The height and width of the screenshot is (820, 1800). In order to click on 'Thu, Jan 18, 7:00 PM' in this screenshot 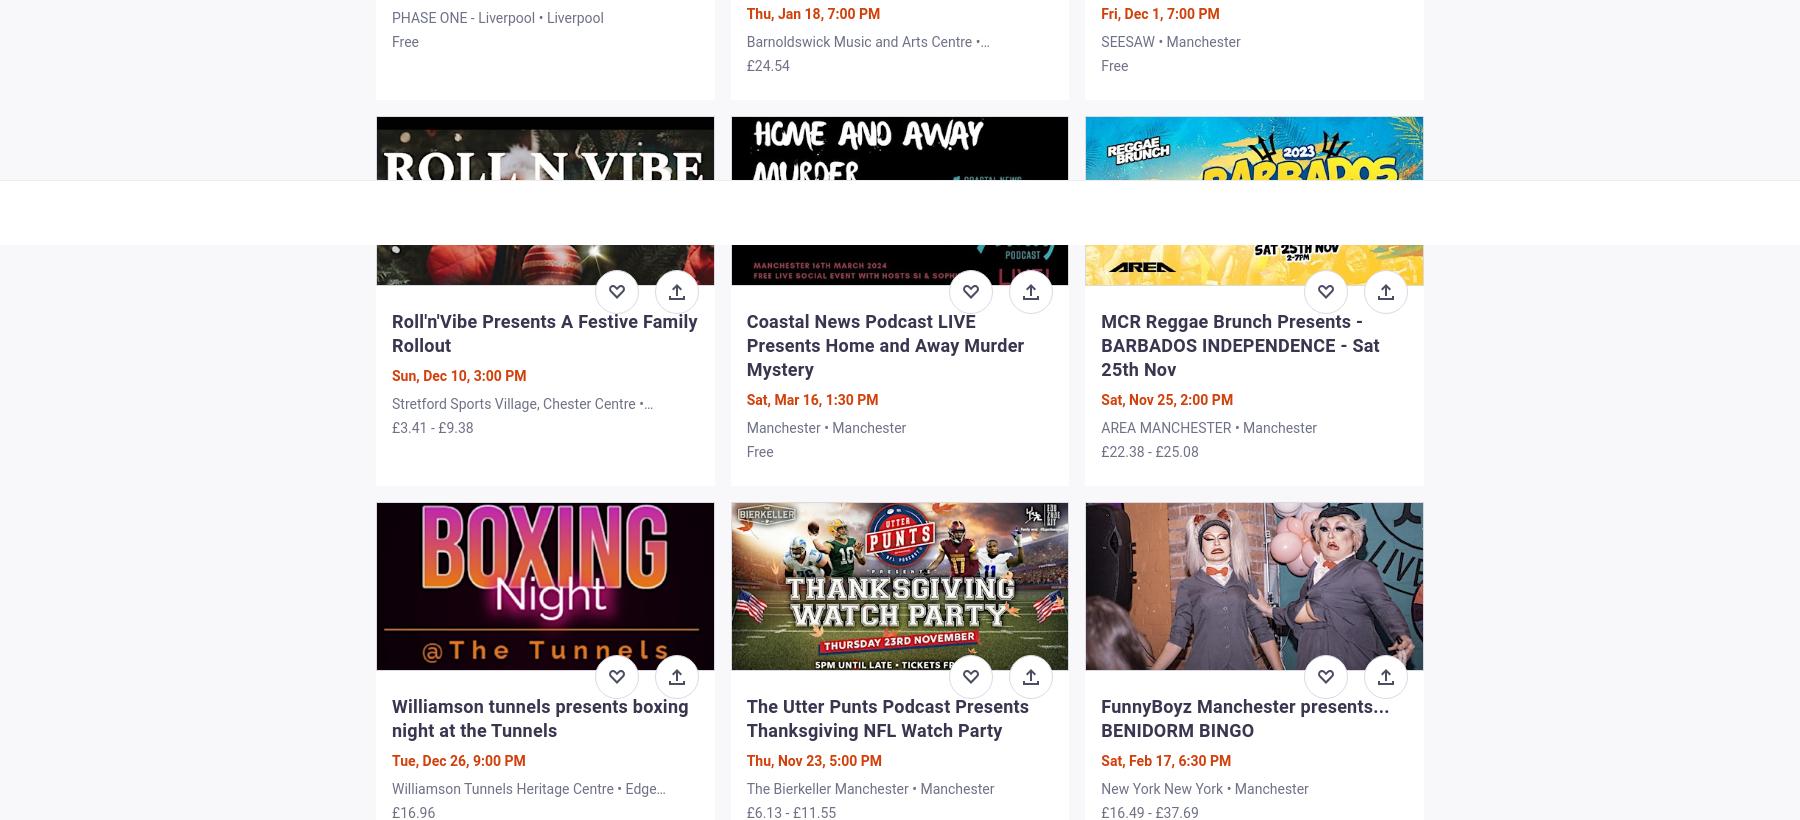, I will do `click(744, 13)`.